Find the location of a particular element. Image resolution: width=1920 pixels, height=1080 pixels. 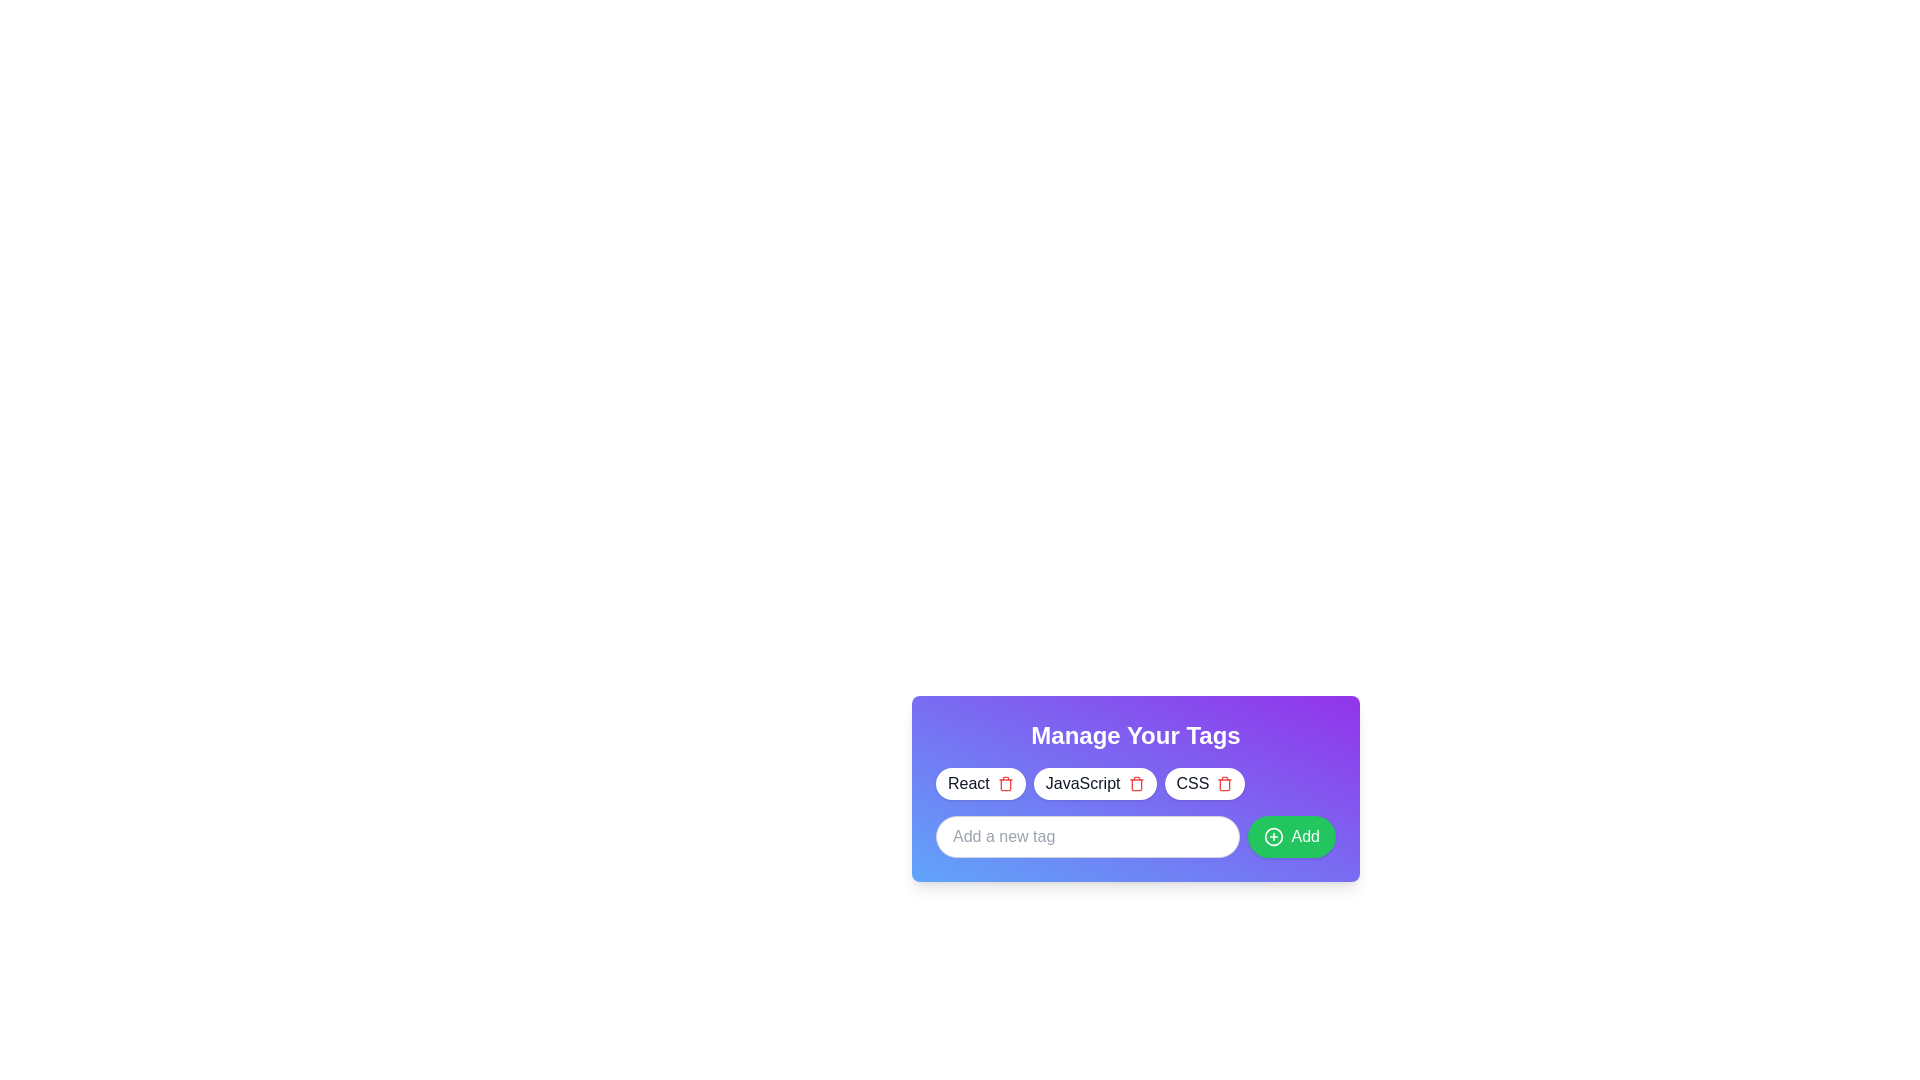

the red trash icon button is located at coordinates (1005, 782).